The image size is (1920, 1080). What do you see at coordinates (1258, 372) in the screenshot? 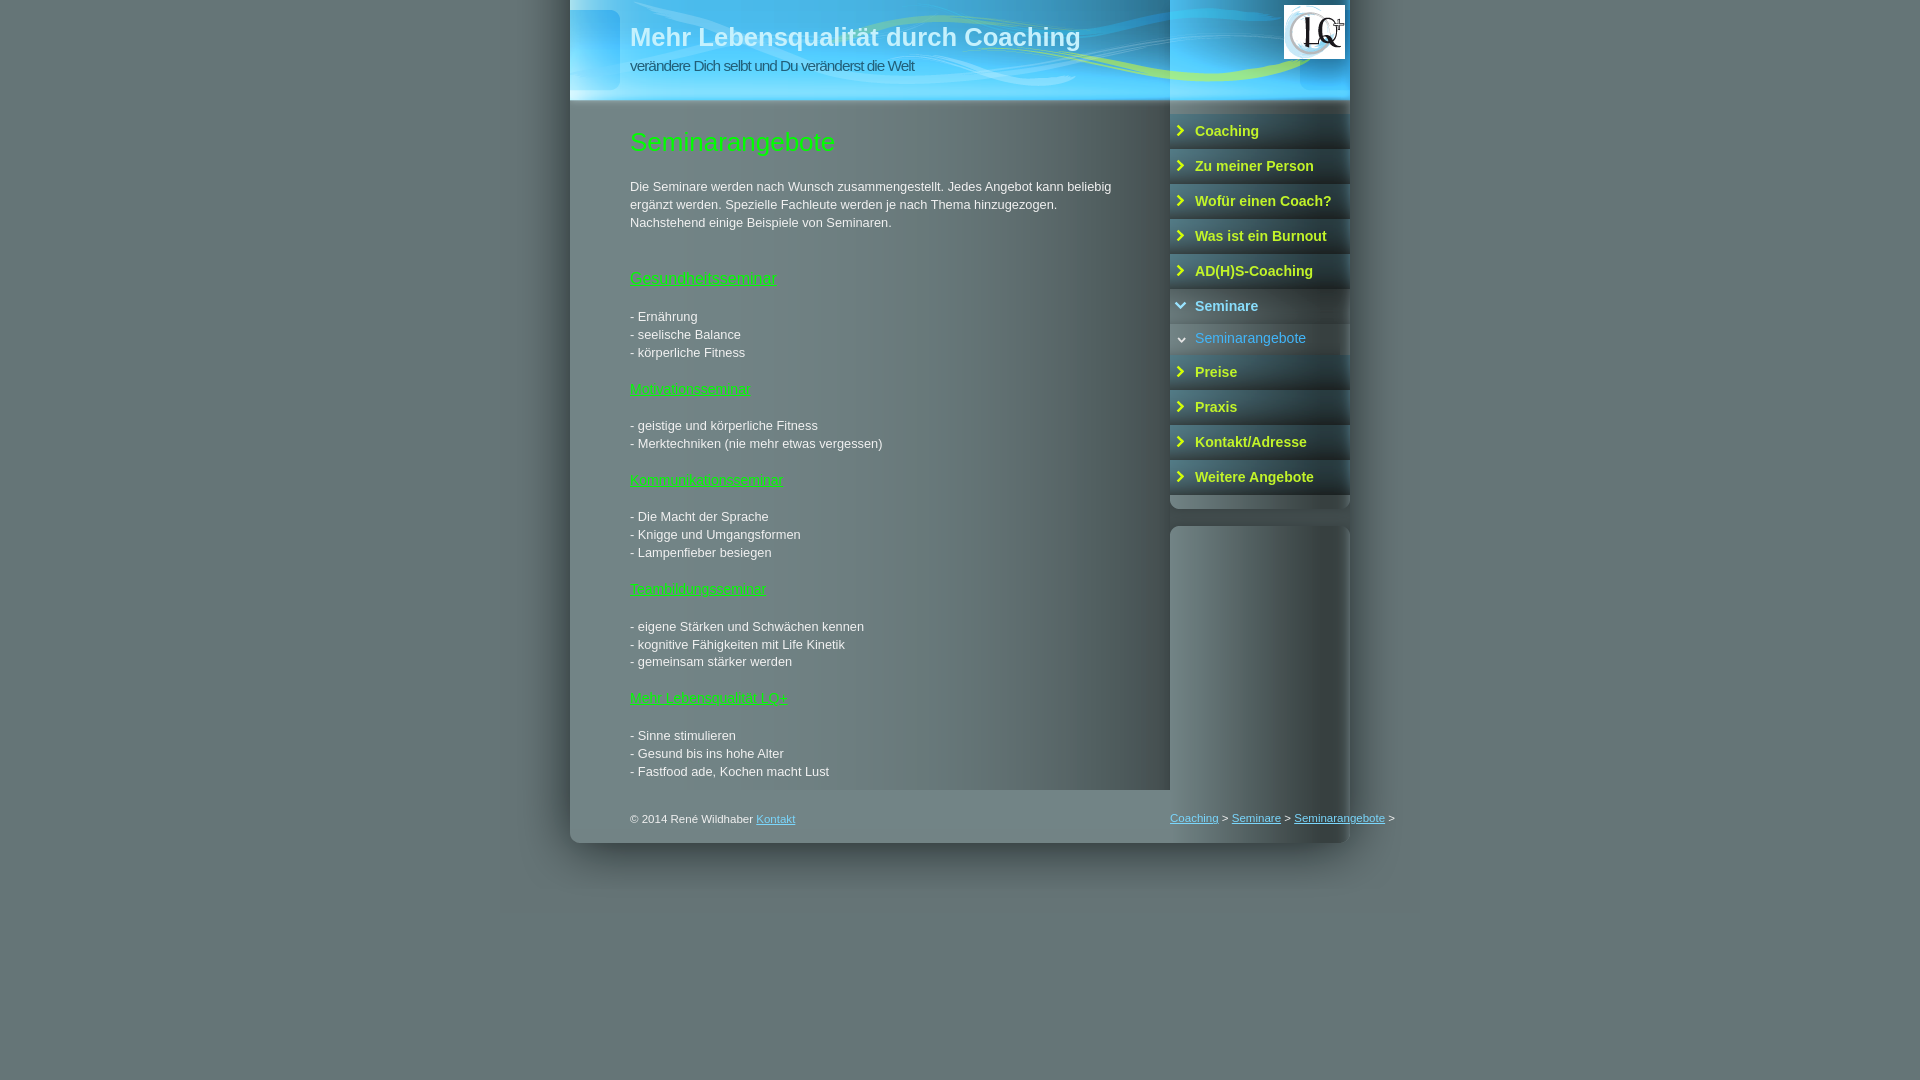
I see `'Preise'` at bounding box center [1258, 372].